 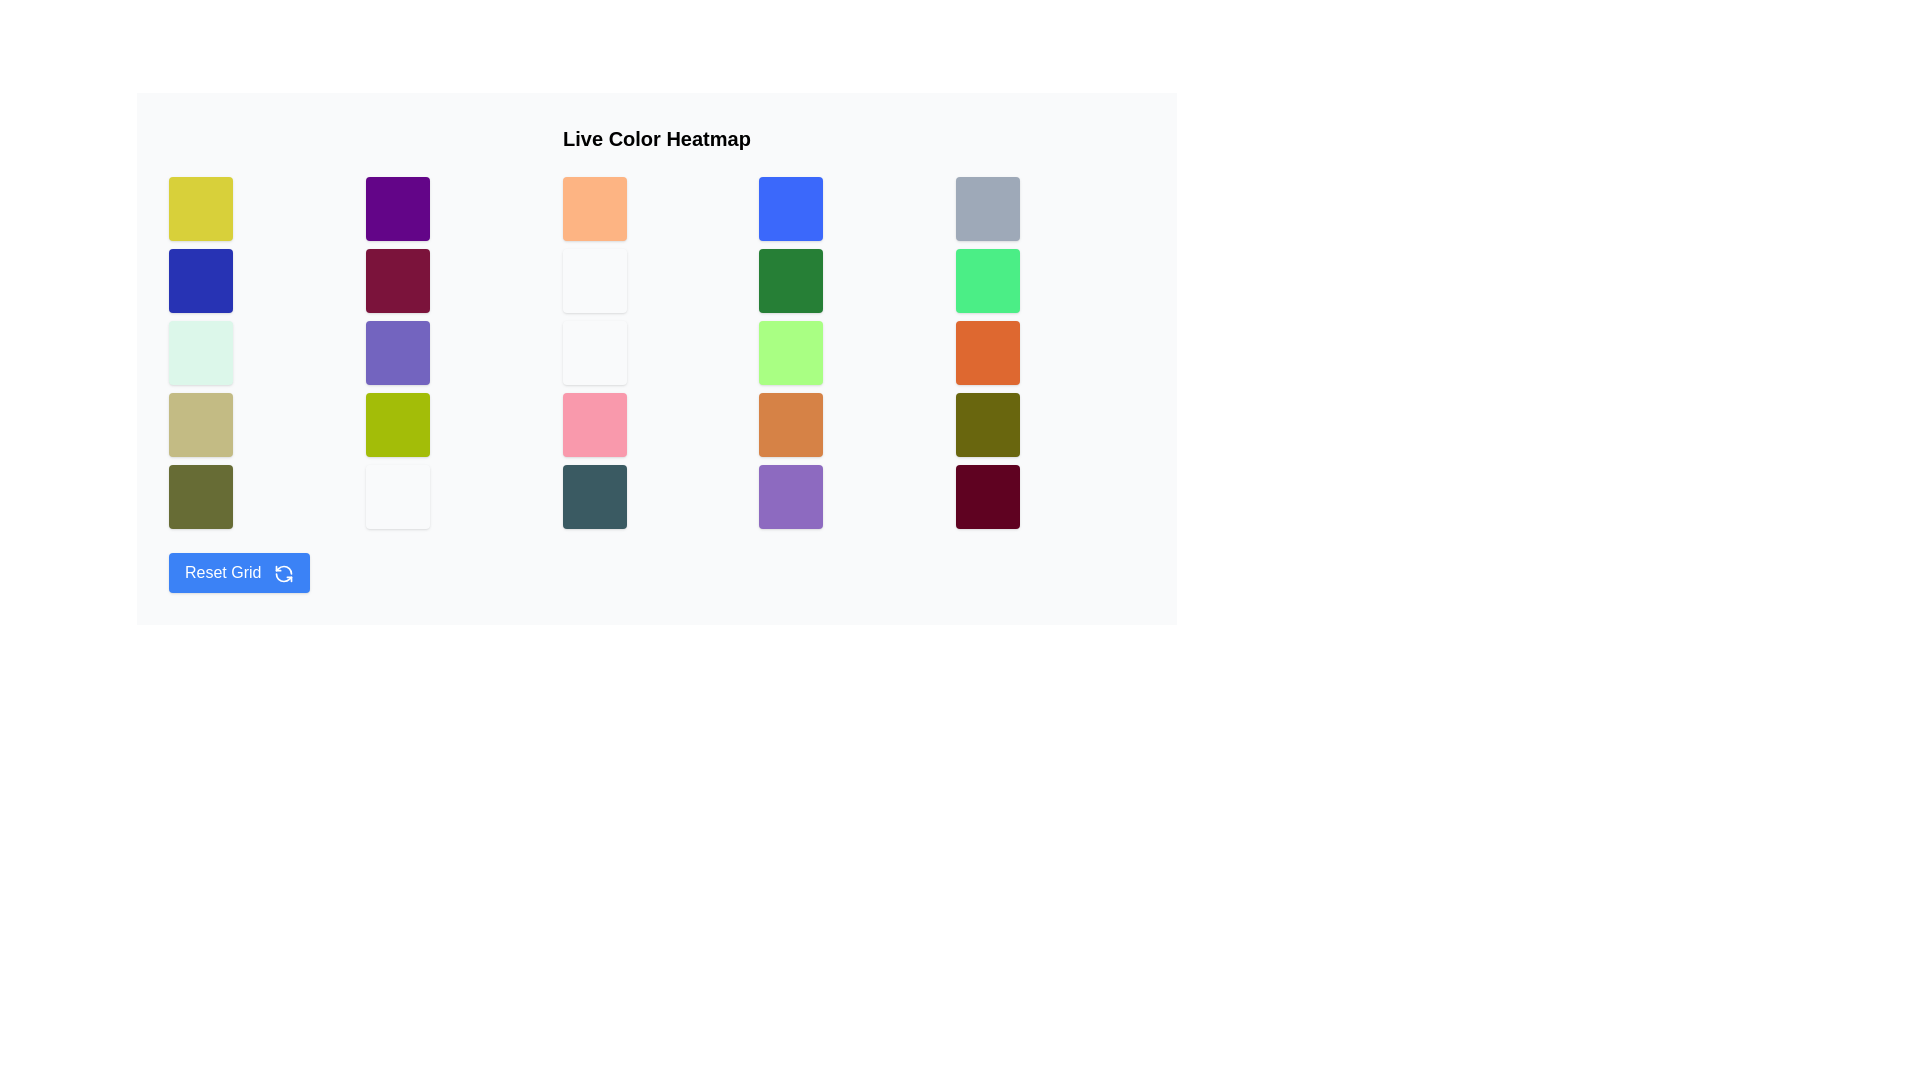 I want to click on the Color tile located in the fourth row and third column of the color selection grid, so click(x=593, y=423).